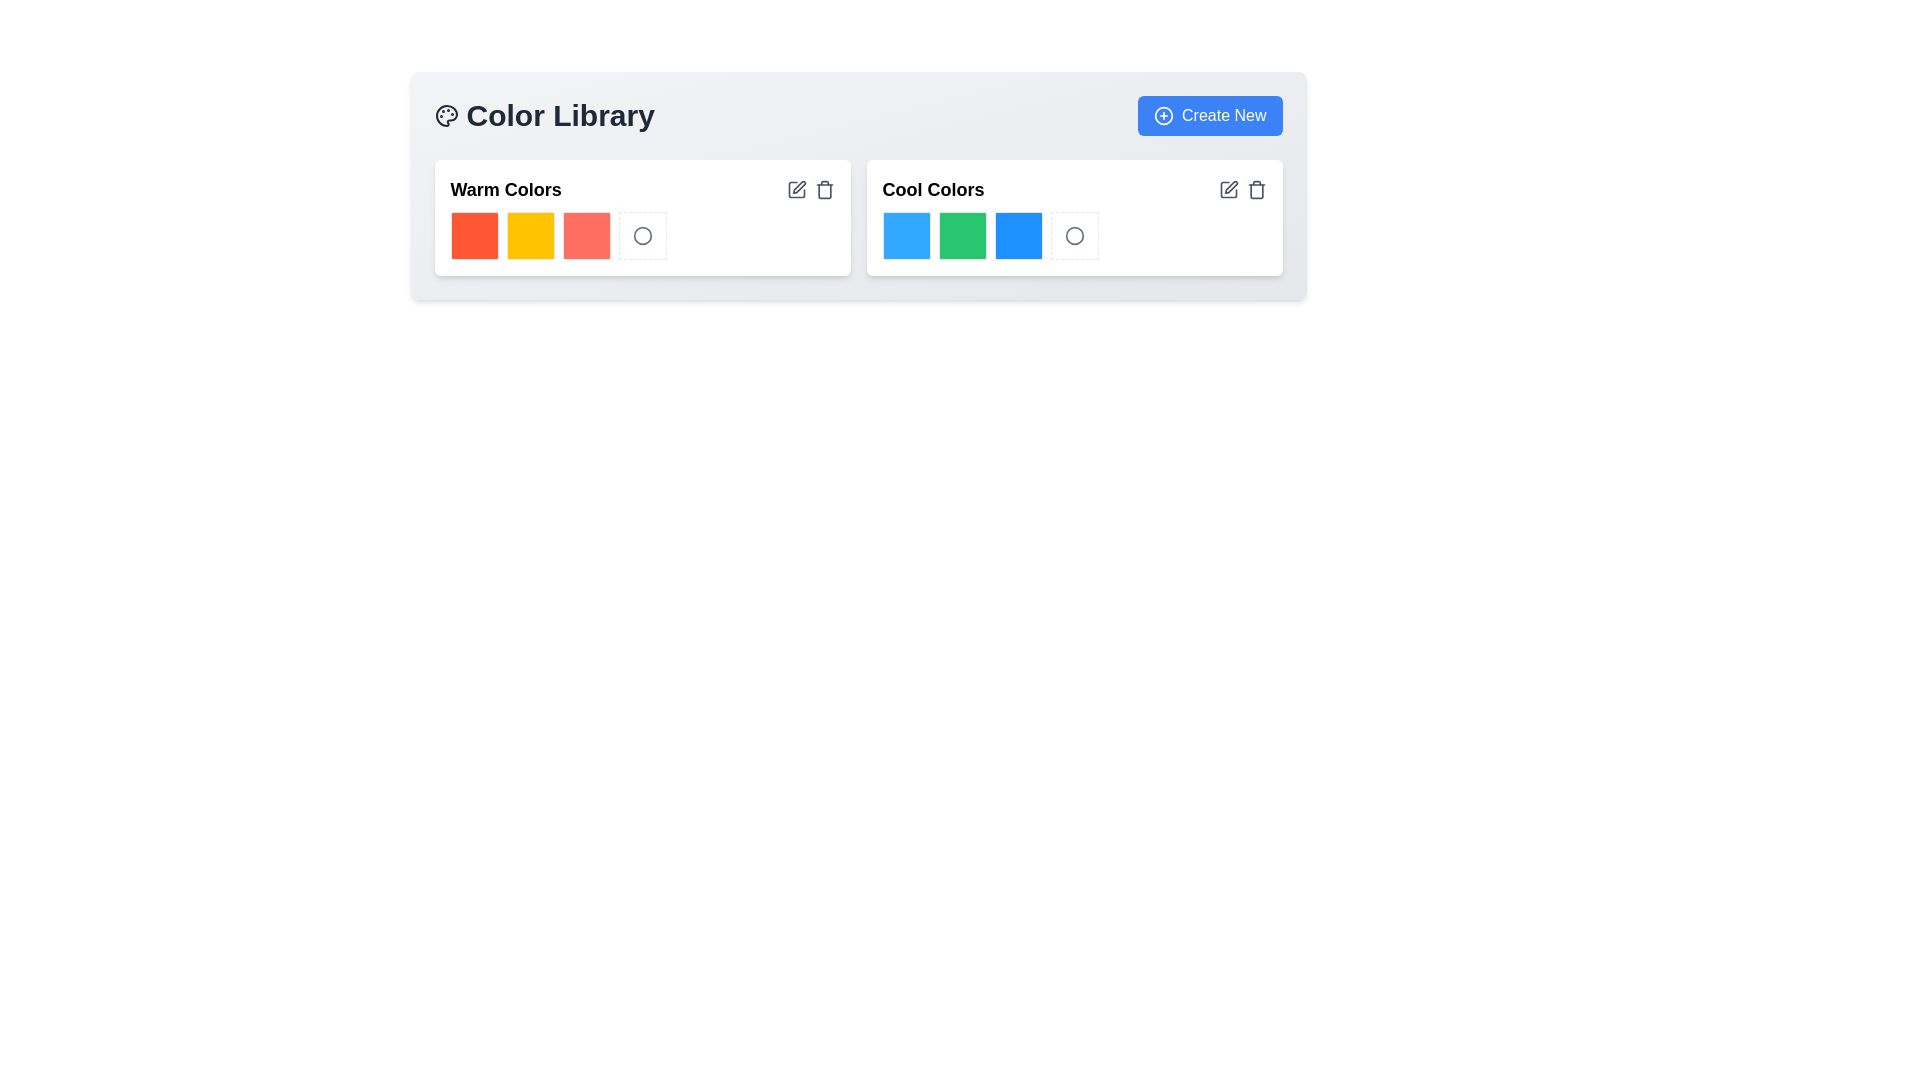 This screenshot has width=1920, height=1080. I want to click on the icon located at the top-right corner of the 'Cool Colors' section, so click(1229, 187).